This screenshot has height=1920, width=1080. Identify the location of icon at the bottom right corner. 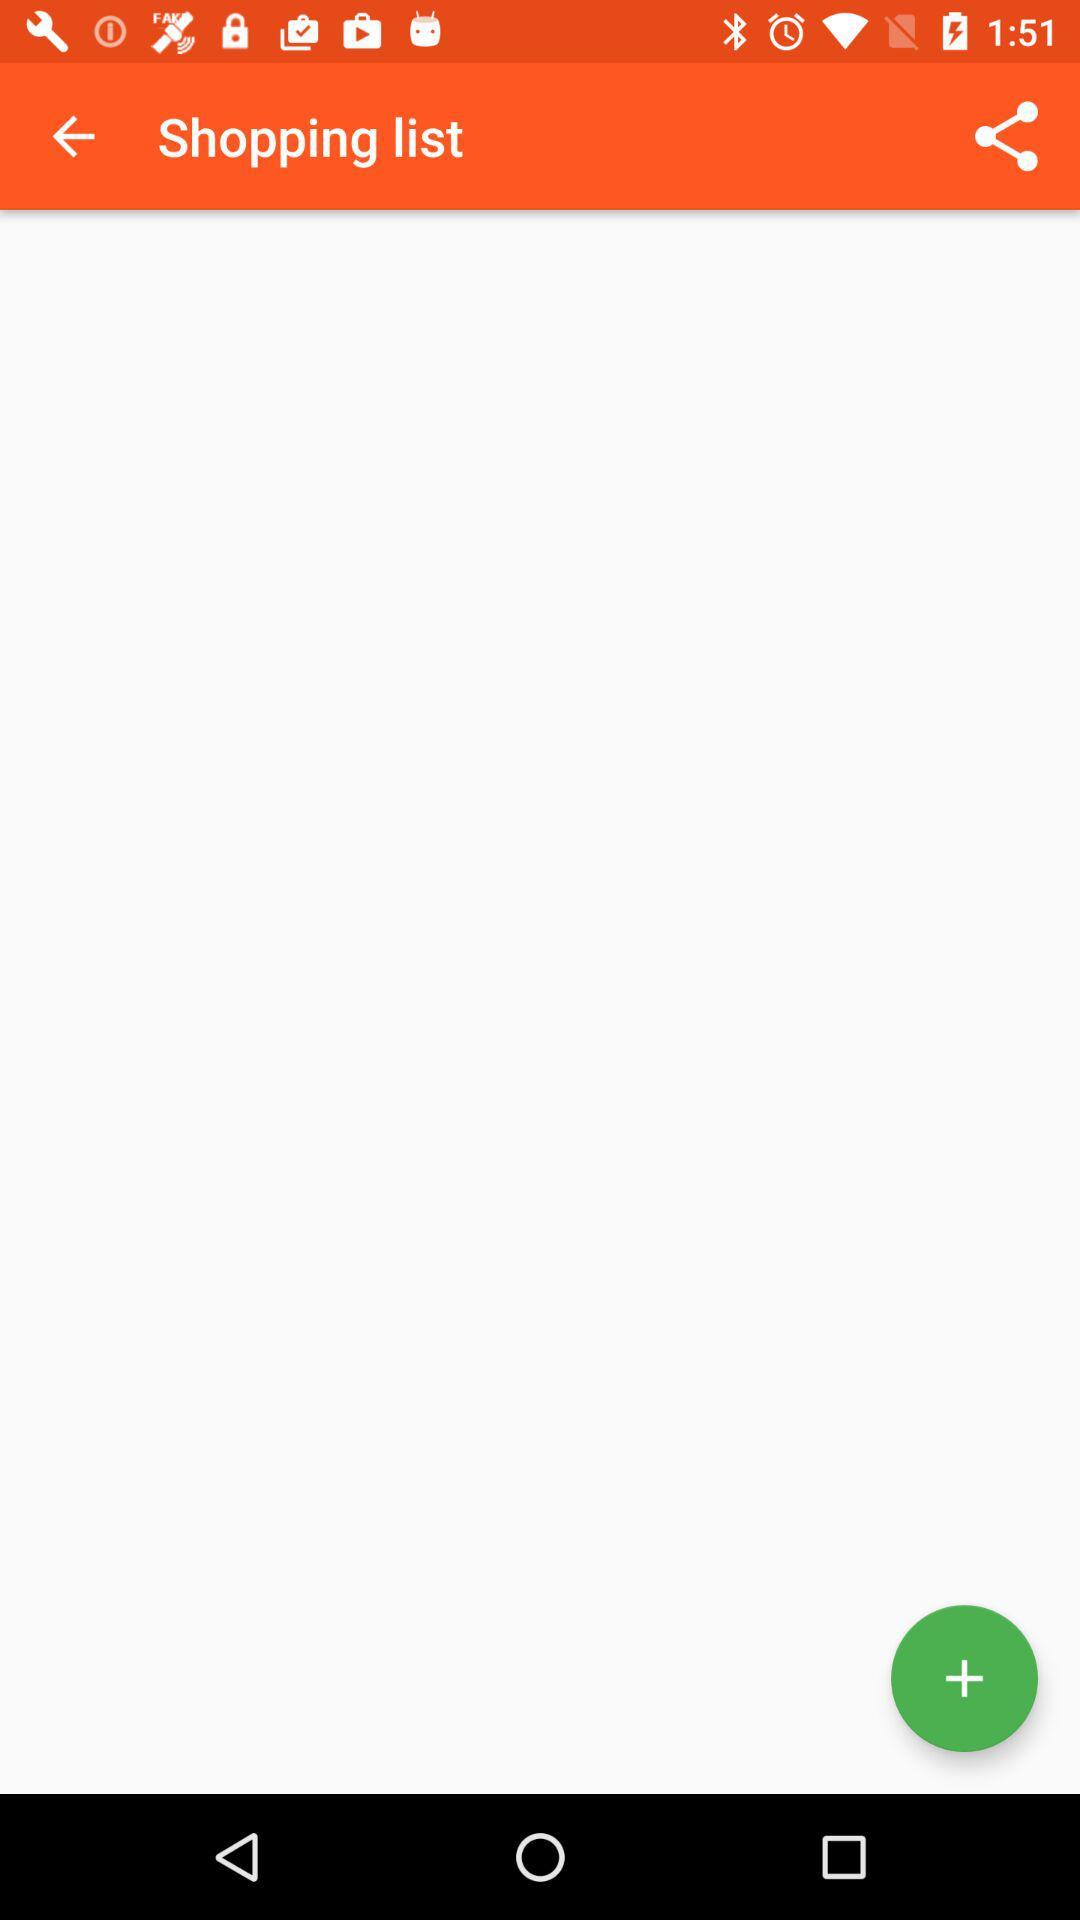
(963, 1678).